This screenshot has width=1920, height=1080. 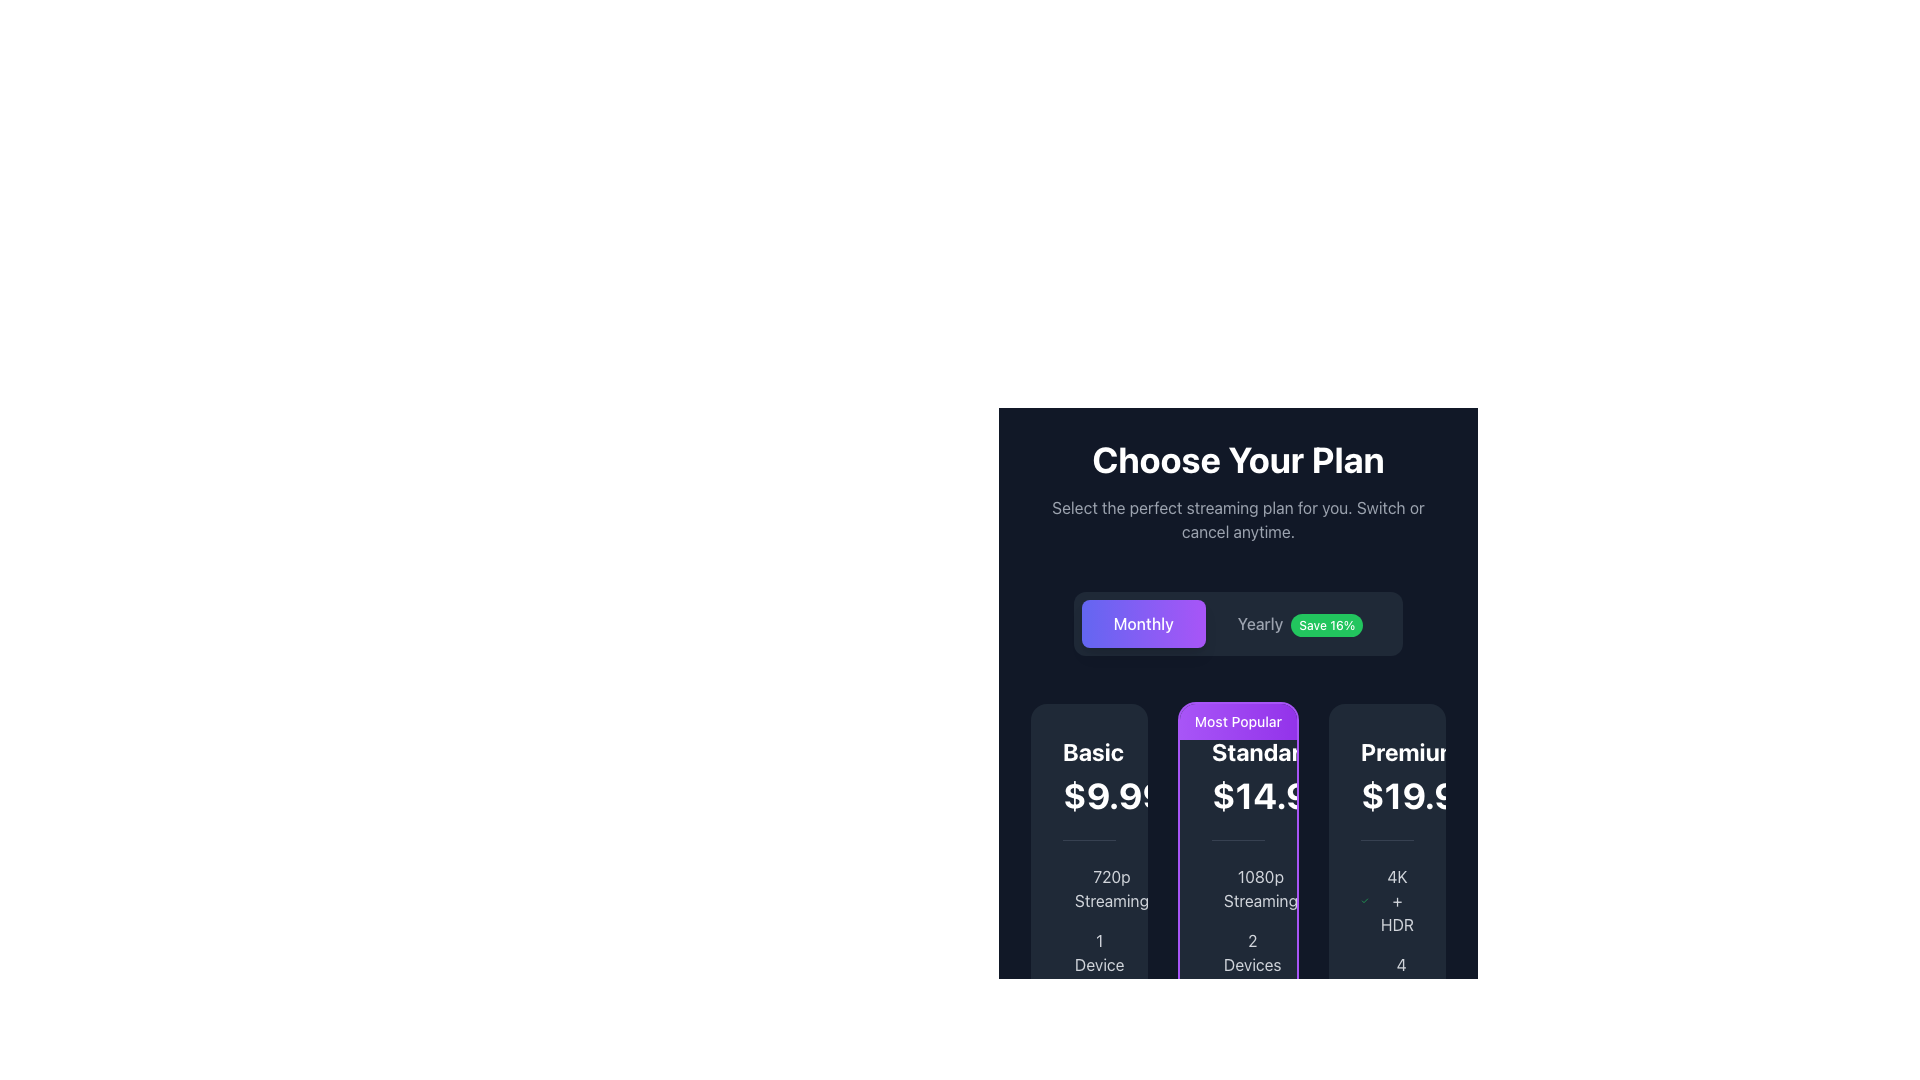 What do you see at coordinates (1237, 721) in the screenshot?
I see `the 'Most Popular' label, which is a rectangular banner with a gradient background and white centered text, located at the top of the 'Standard' pricing card in the 'Choose Your Plan' section` at bounding box center [1237, 721].